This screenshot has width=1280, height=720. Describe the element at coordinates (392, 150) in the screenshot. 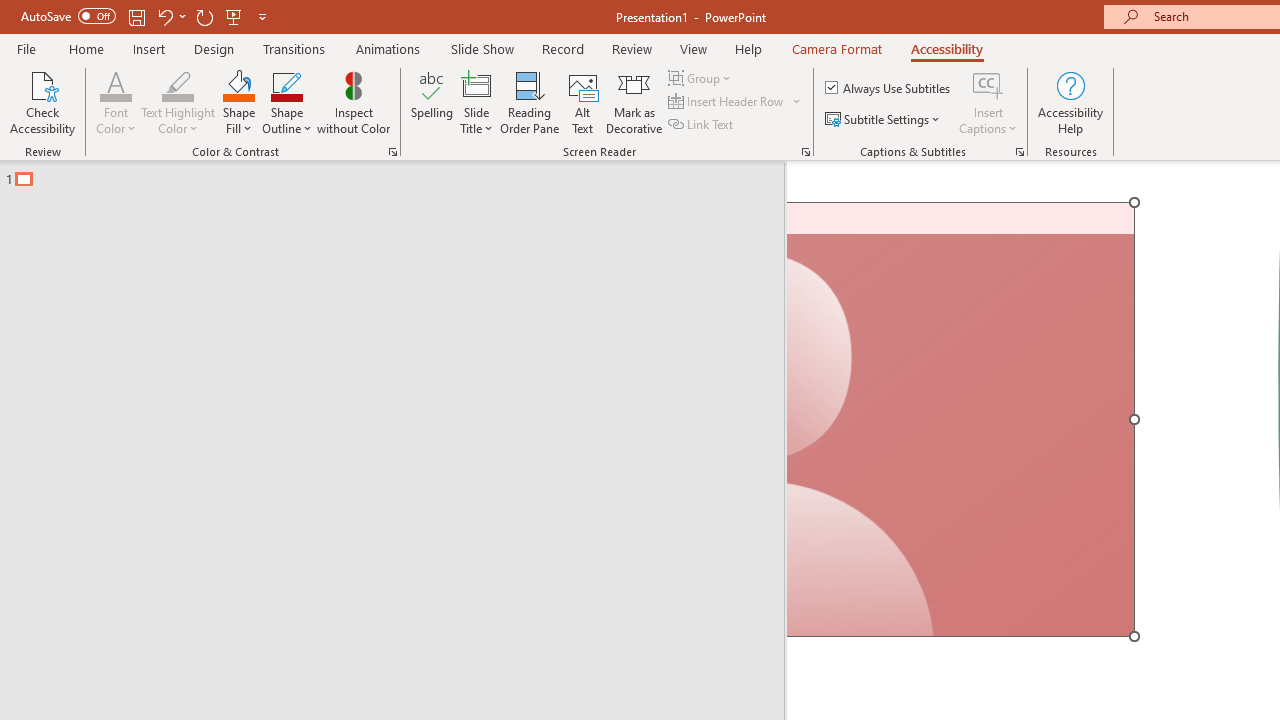

I see `'Color & Contrast'` at that location.